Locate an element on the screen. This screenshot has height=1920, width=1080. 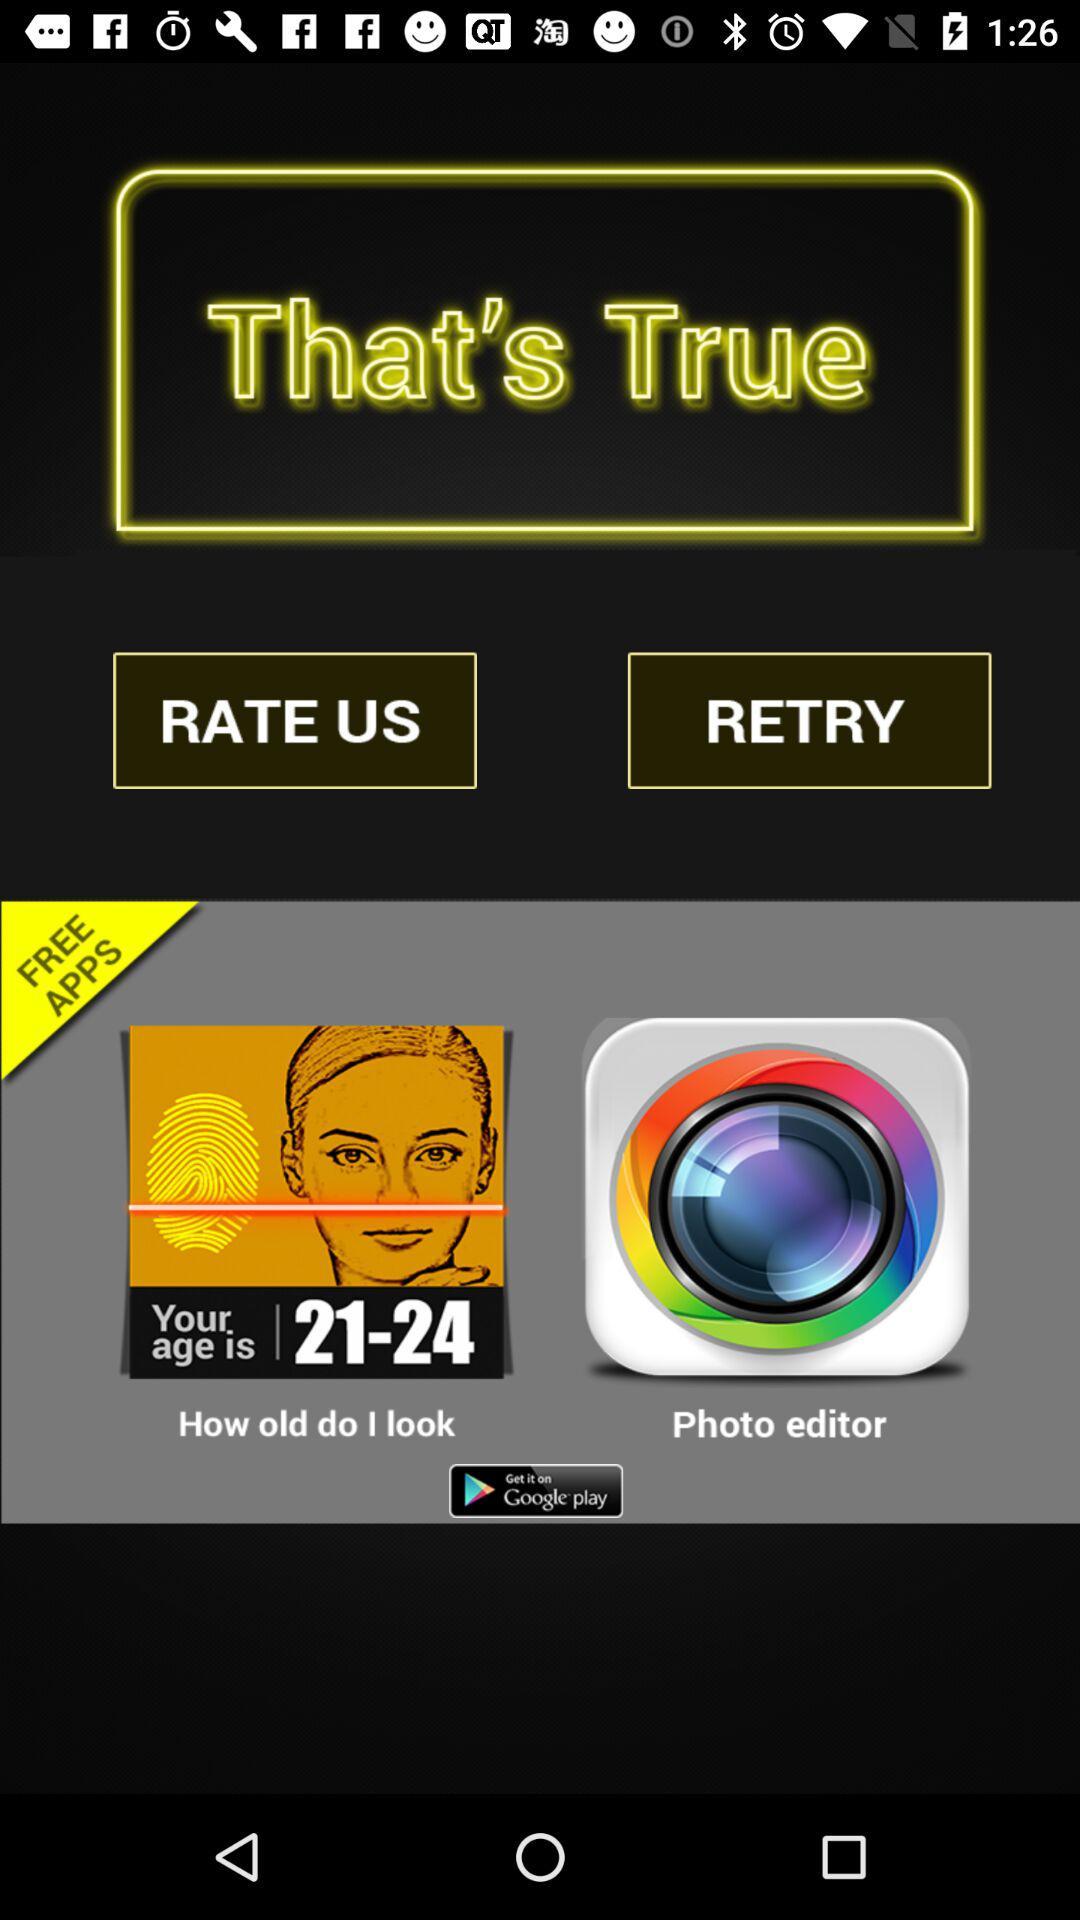
choose your choice is located at coordinates (776, 1230).